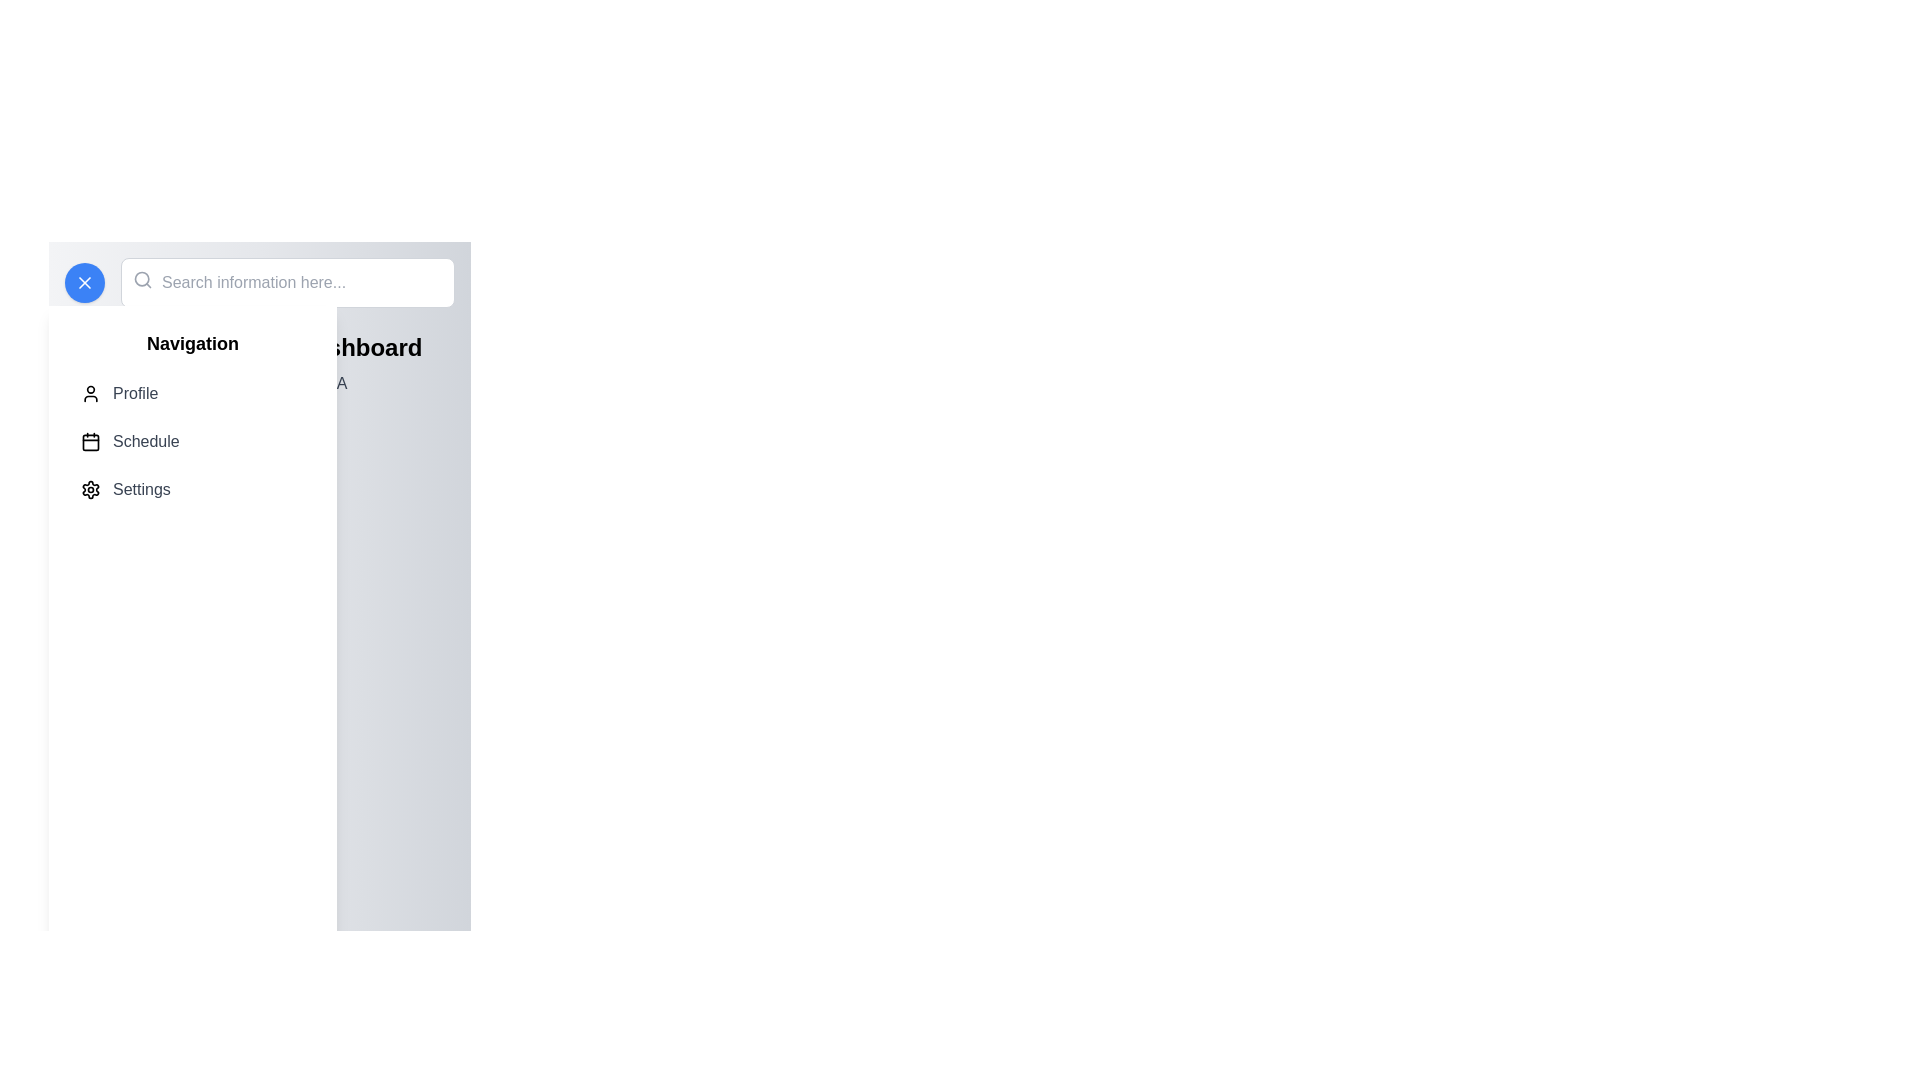  What do you see at coordinates (90, 441) in the screenshot?
I see `the calendar icon located to the left of the 'Schedule' text in the navigation menu` at bounding box center [90, 441].